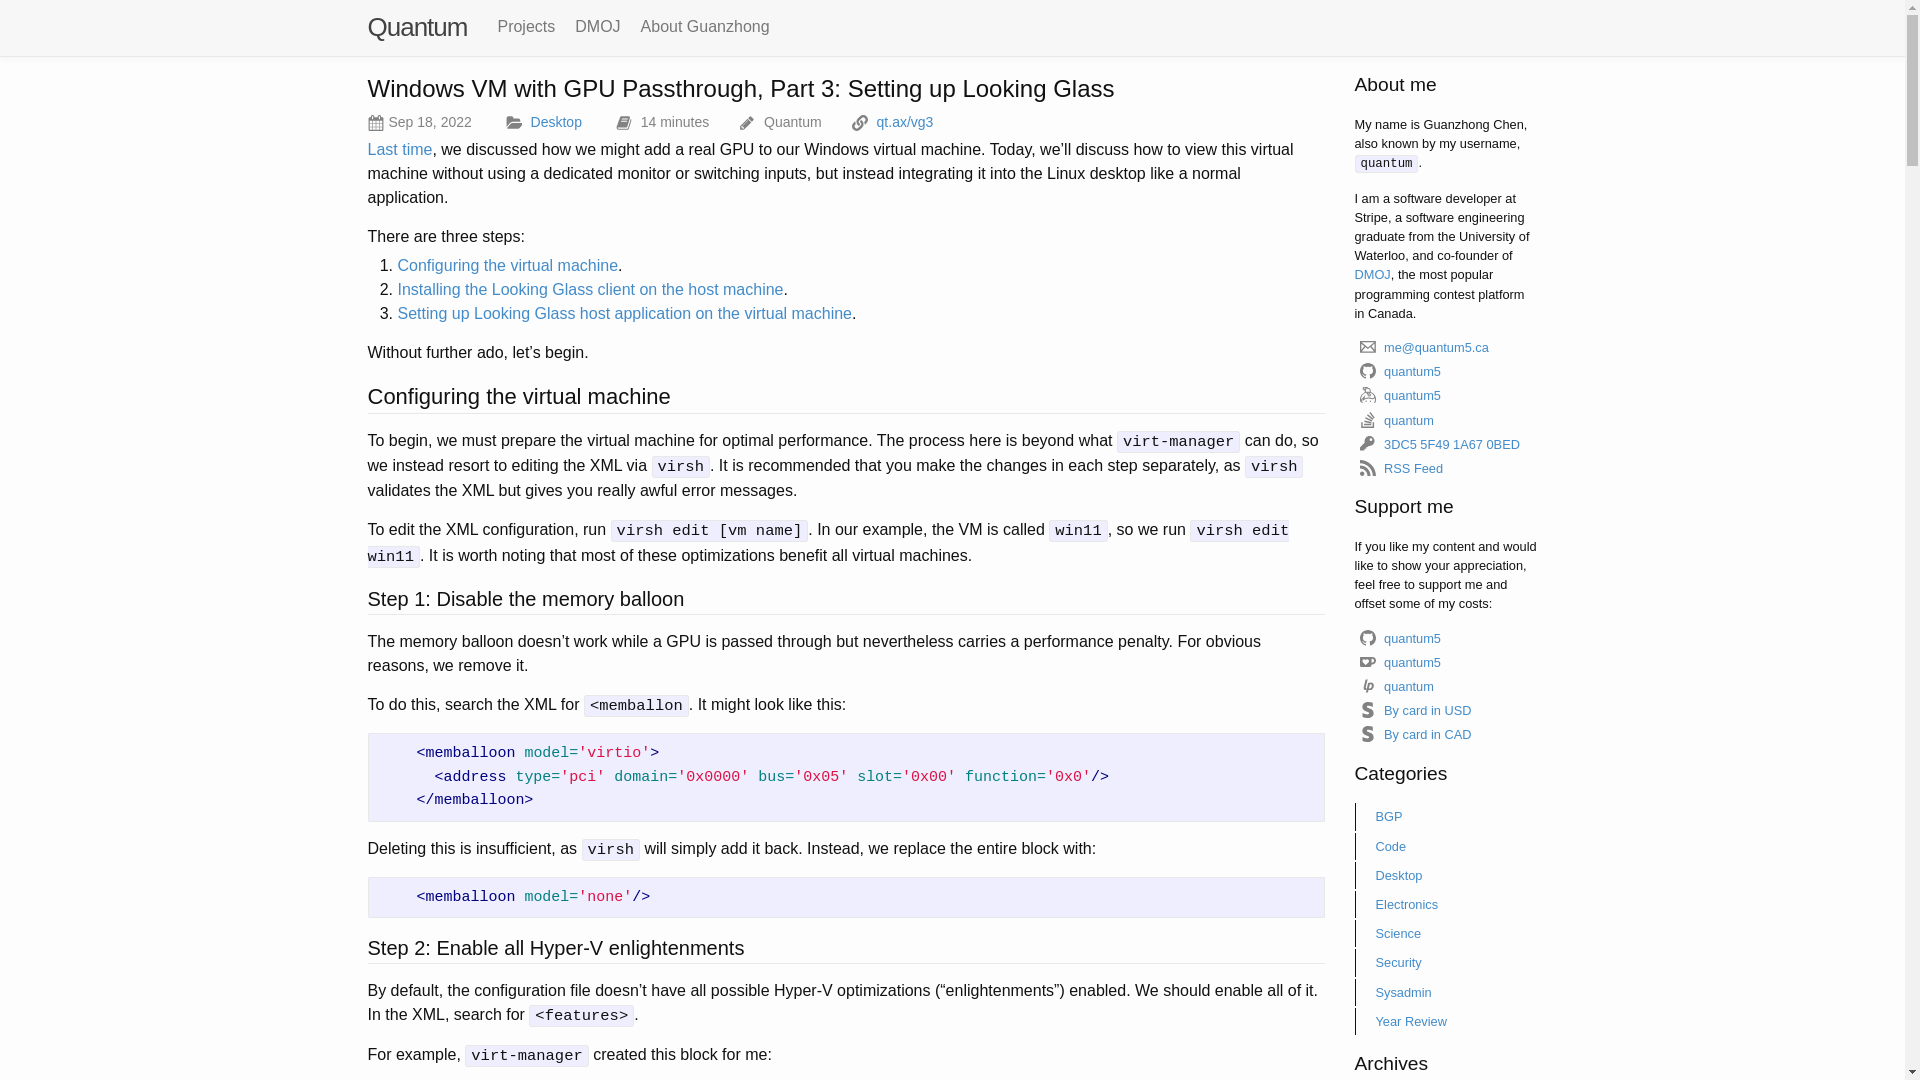  I want to click on 'RSS Feed', so click(1353, 468).